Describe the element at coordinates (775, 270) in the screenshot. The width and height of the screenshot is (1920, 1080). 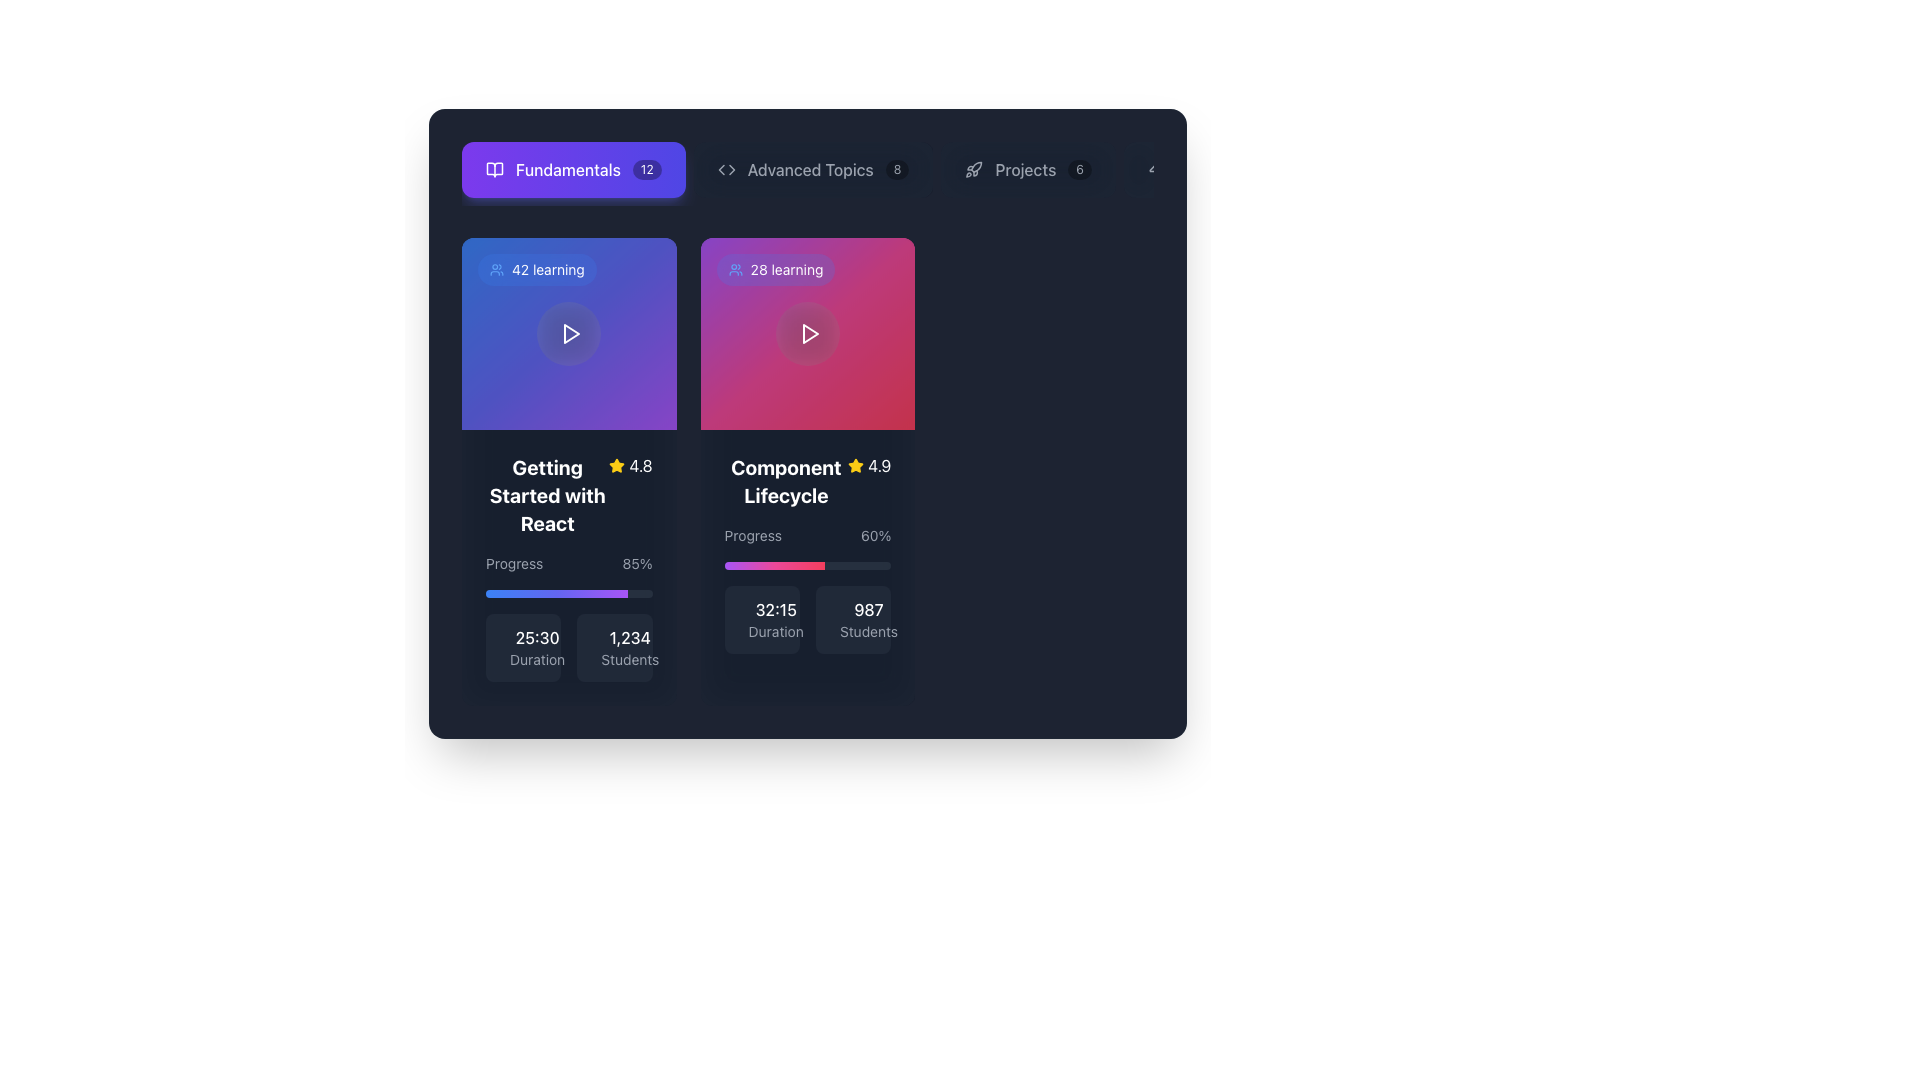
I see `the textual badge with a semi-transparent blue background containing the icon of users and the text '28 learning', located in the top-left corner of the 'Component Lifecycle' card` at that location.